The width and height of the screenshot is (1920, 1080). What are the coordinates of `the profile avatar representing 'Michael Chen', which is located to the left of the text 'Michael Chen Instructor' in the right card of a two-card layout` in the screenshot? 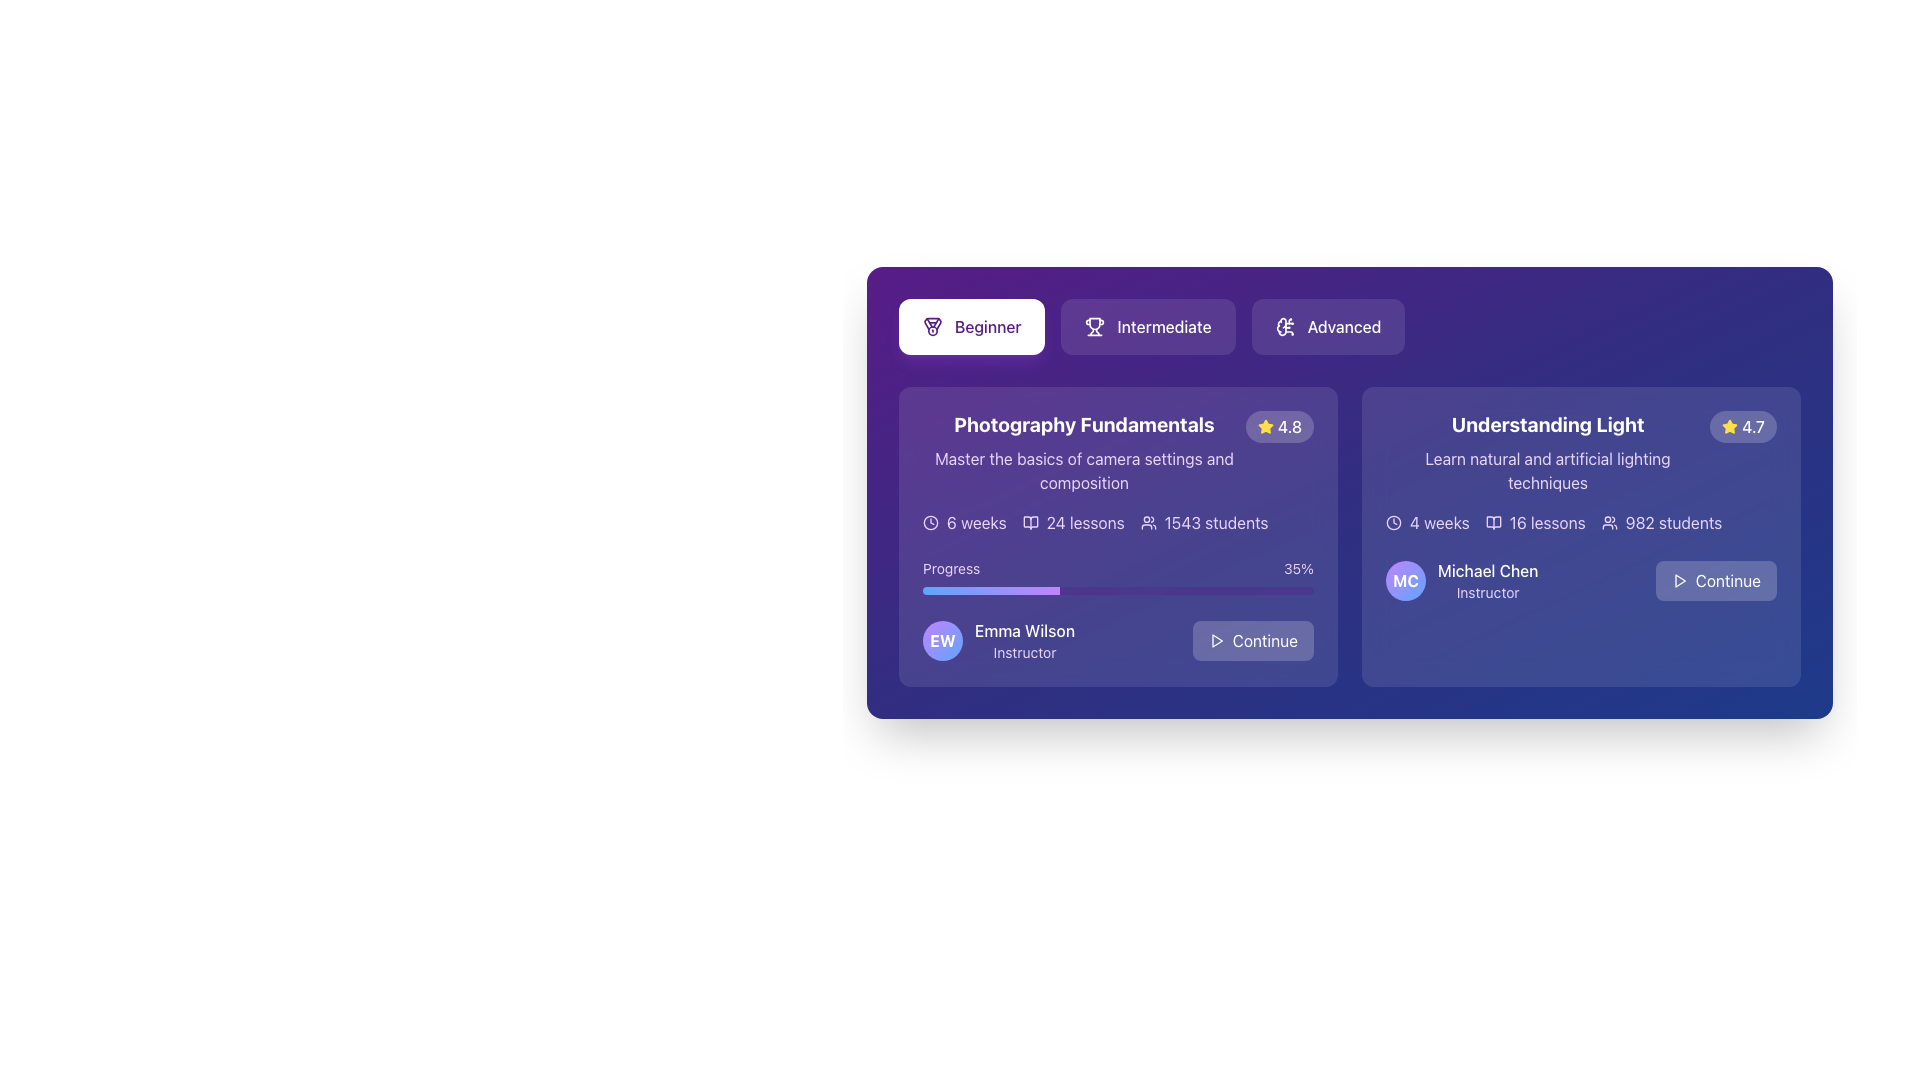 It's located at (1405, 581).